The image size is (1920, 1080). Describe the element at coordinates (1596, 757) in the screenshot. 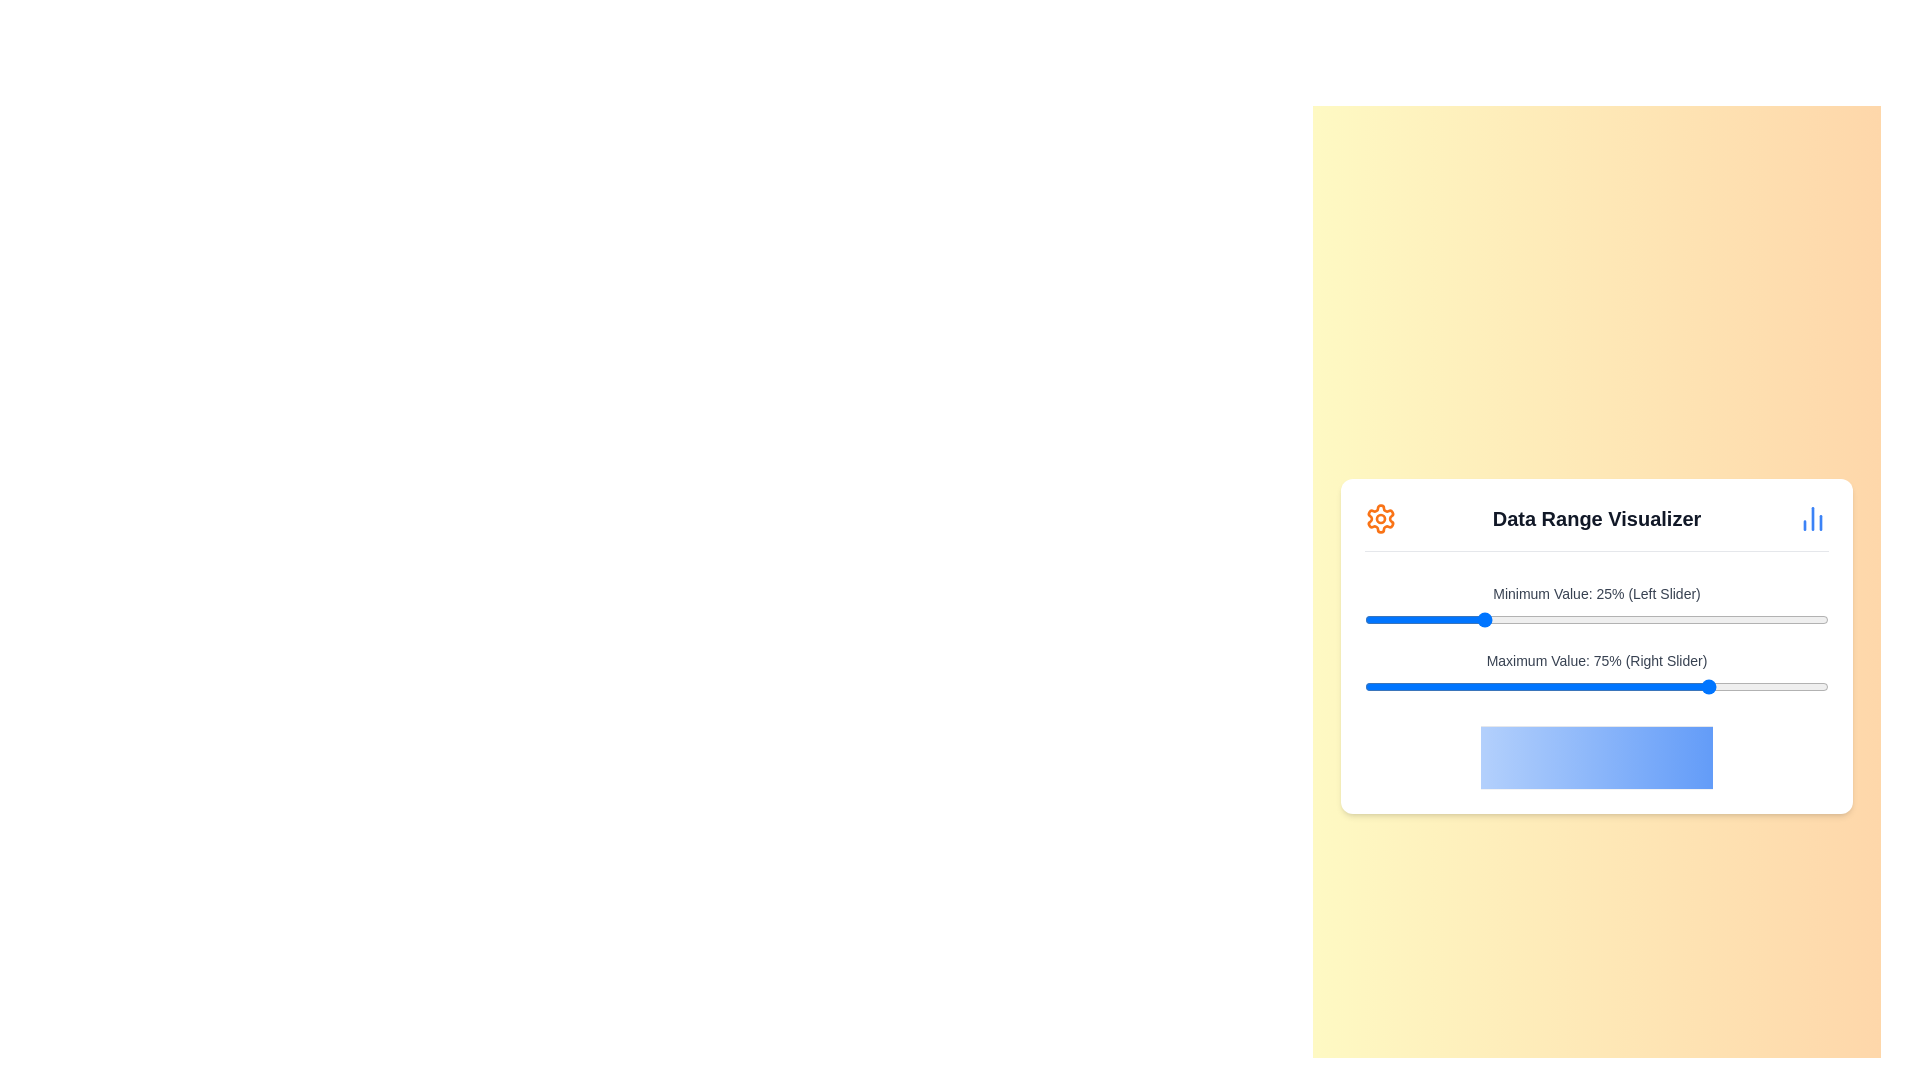

I see `the visual representation bar, which is a horizontal bar with rounded edges and a gradient fill, located below the Minimum Value and Maximum Value sliders` at that location.